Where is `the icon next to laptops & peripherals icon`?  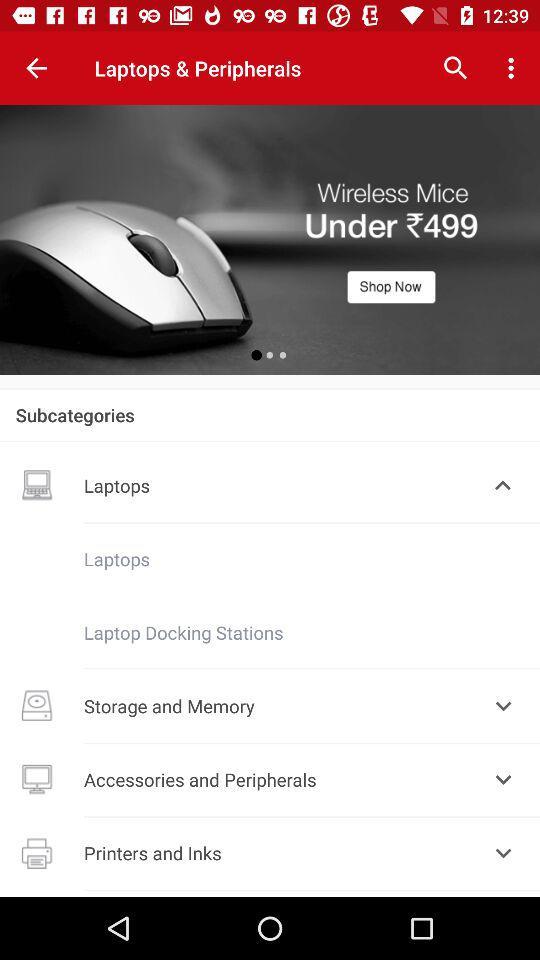
the icon next to laptops & peripherals icon is located at coordinates (36, 68).